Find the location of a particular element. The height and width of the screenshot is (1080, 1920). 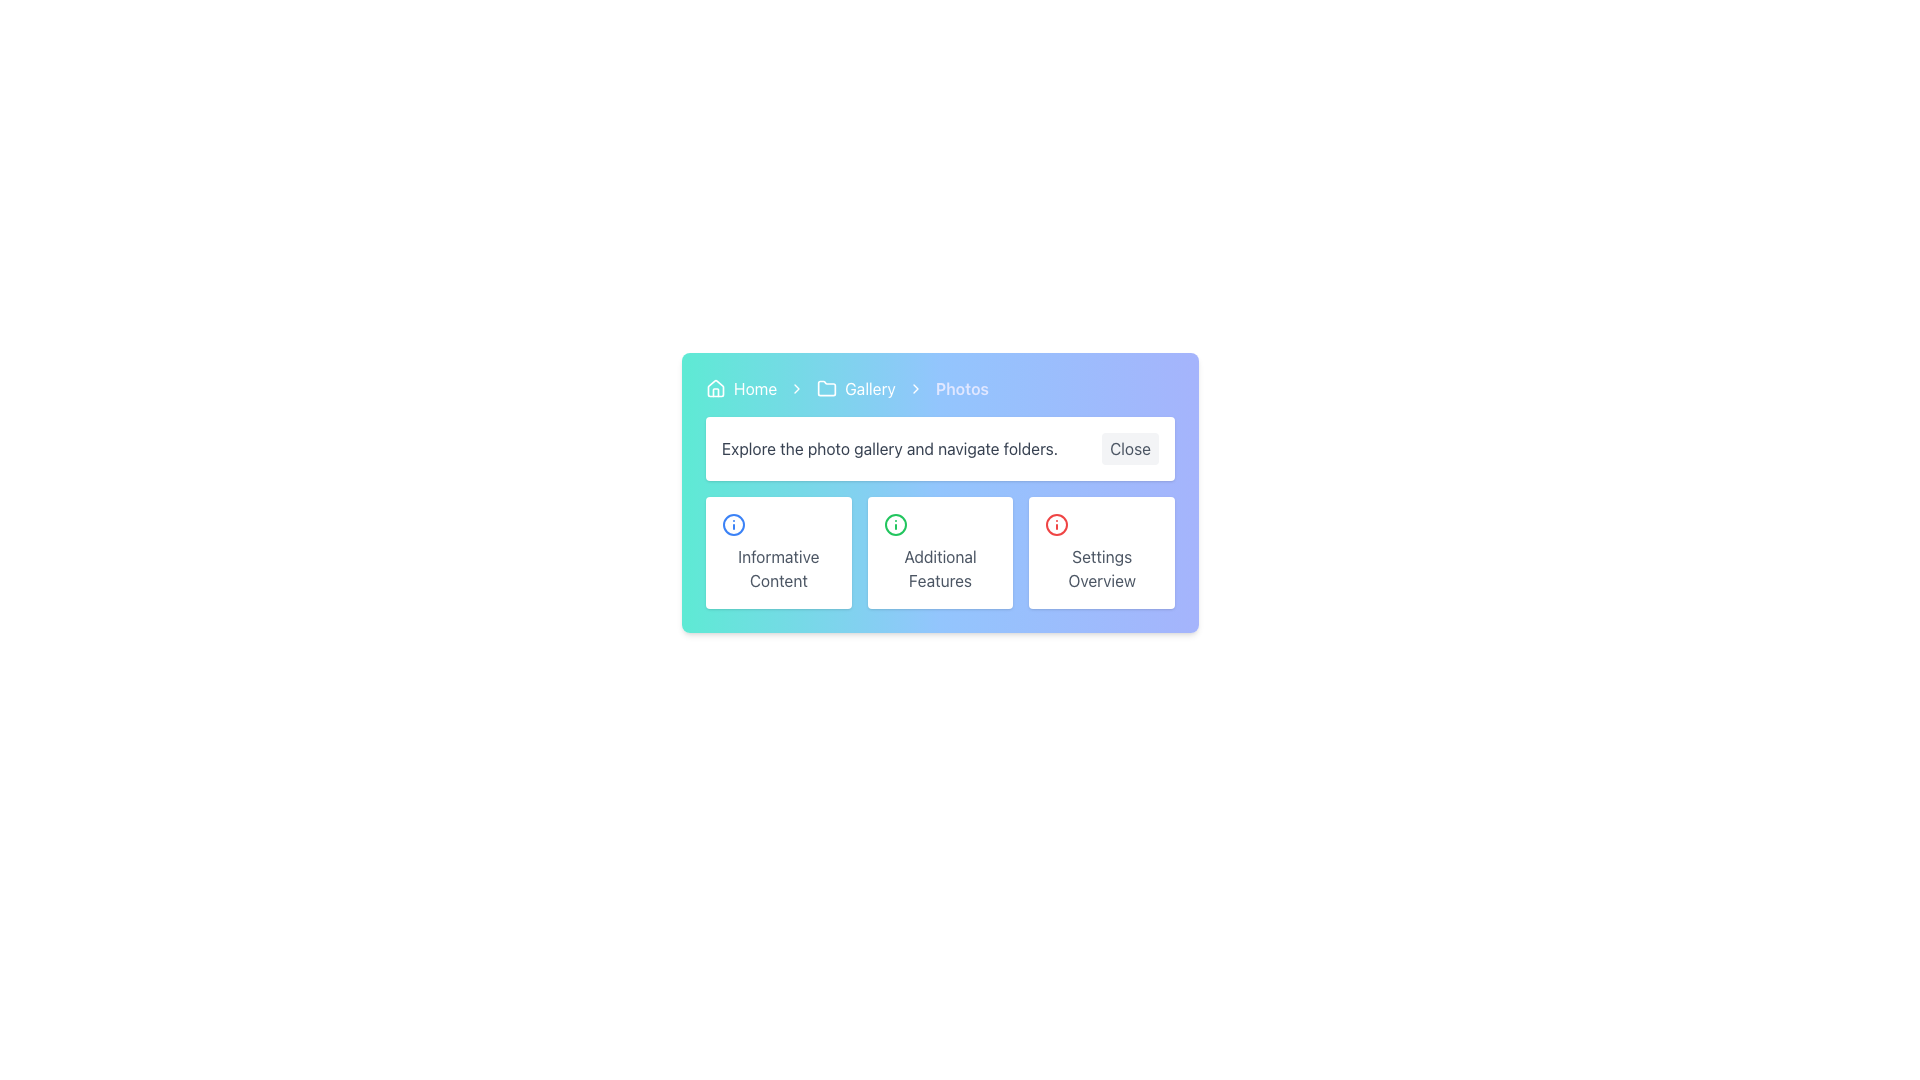

the informational or warning icon located at the top-left corner of the 'Settings Overview' section is located at coordinates (1056, 523).